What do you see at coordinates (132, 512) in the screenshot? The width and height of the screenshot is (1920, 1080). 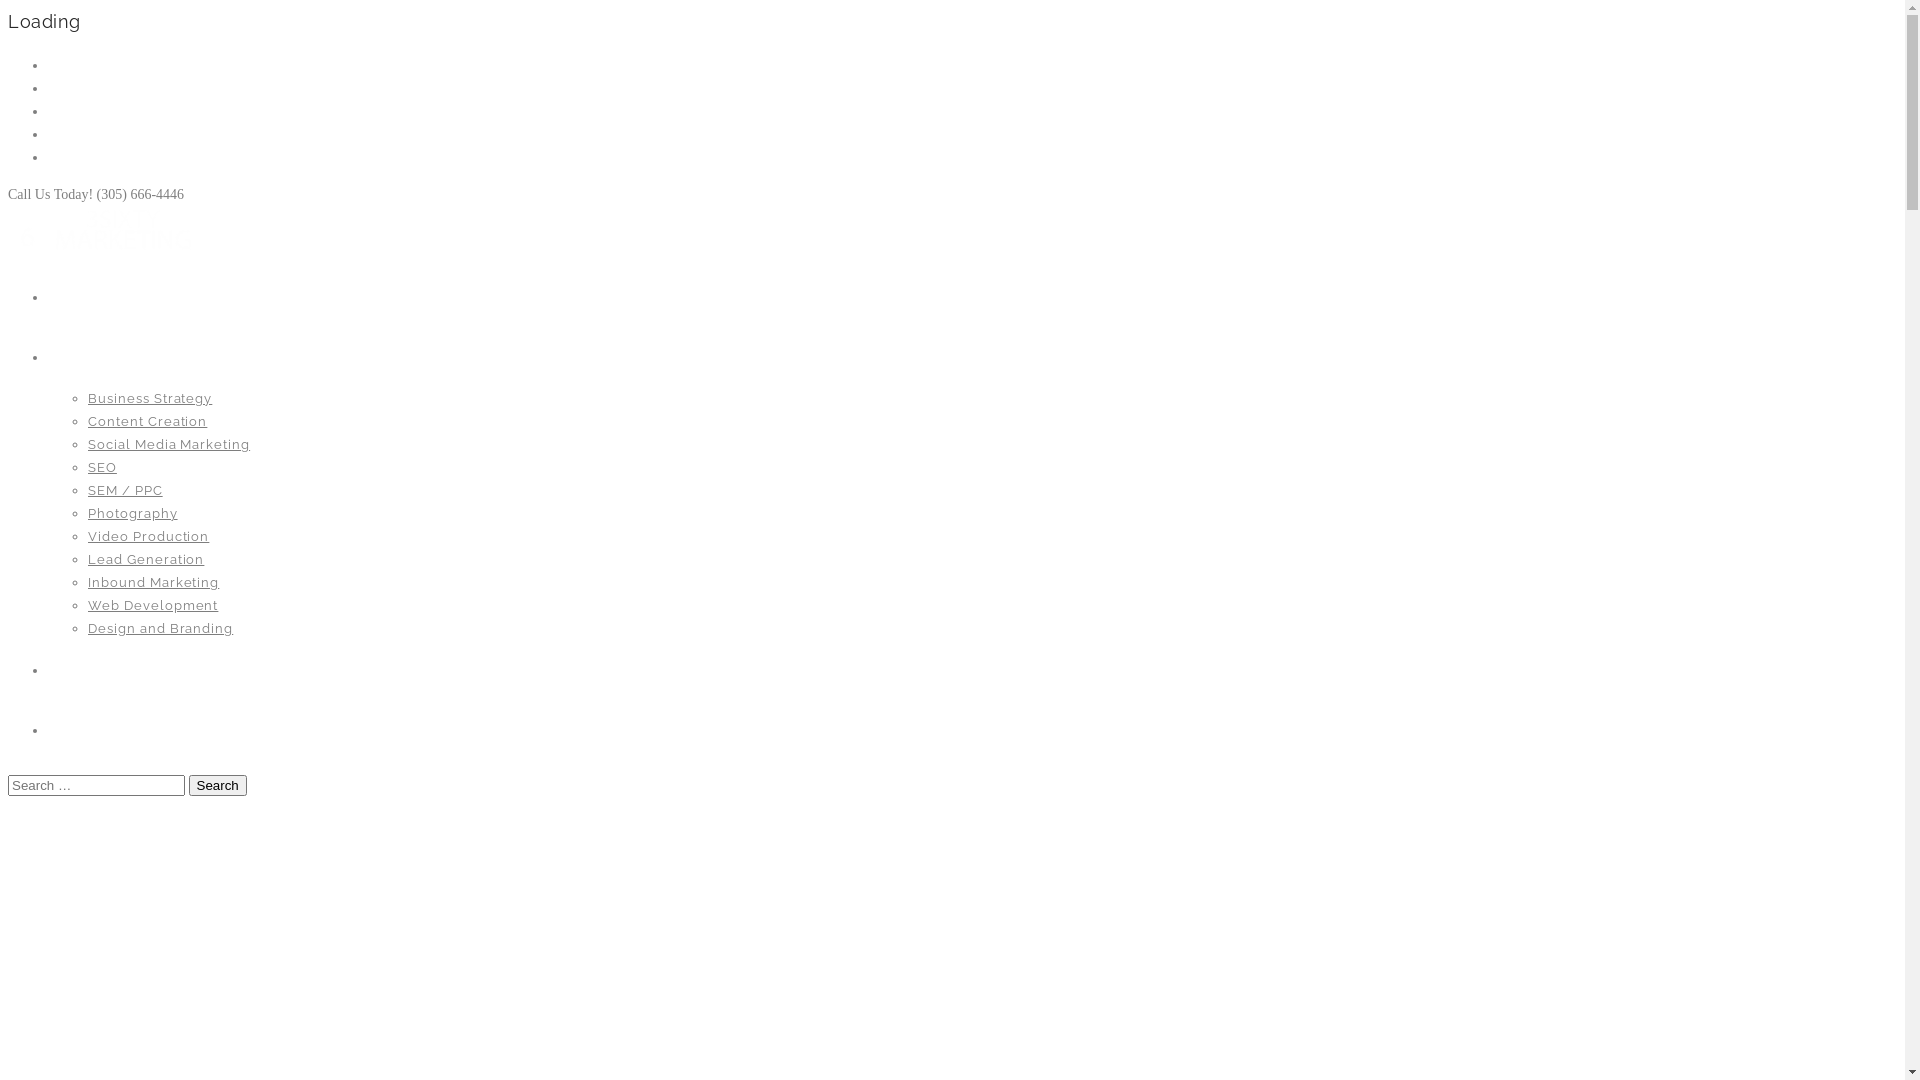 I see `'Photography'` at bounding box center [132, 512].